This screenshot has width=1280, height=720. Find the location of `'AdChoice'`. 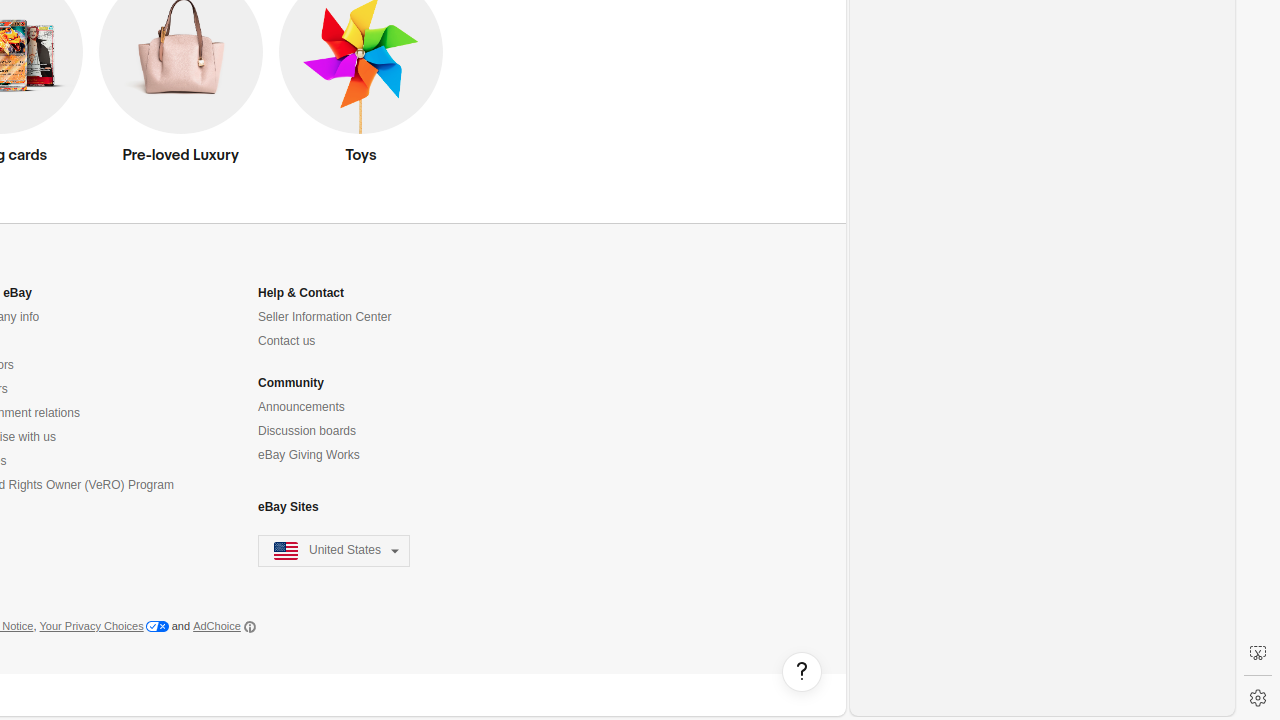

'AdChoice' is located at coordinates (224, 625).